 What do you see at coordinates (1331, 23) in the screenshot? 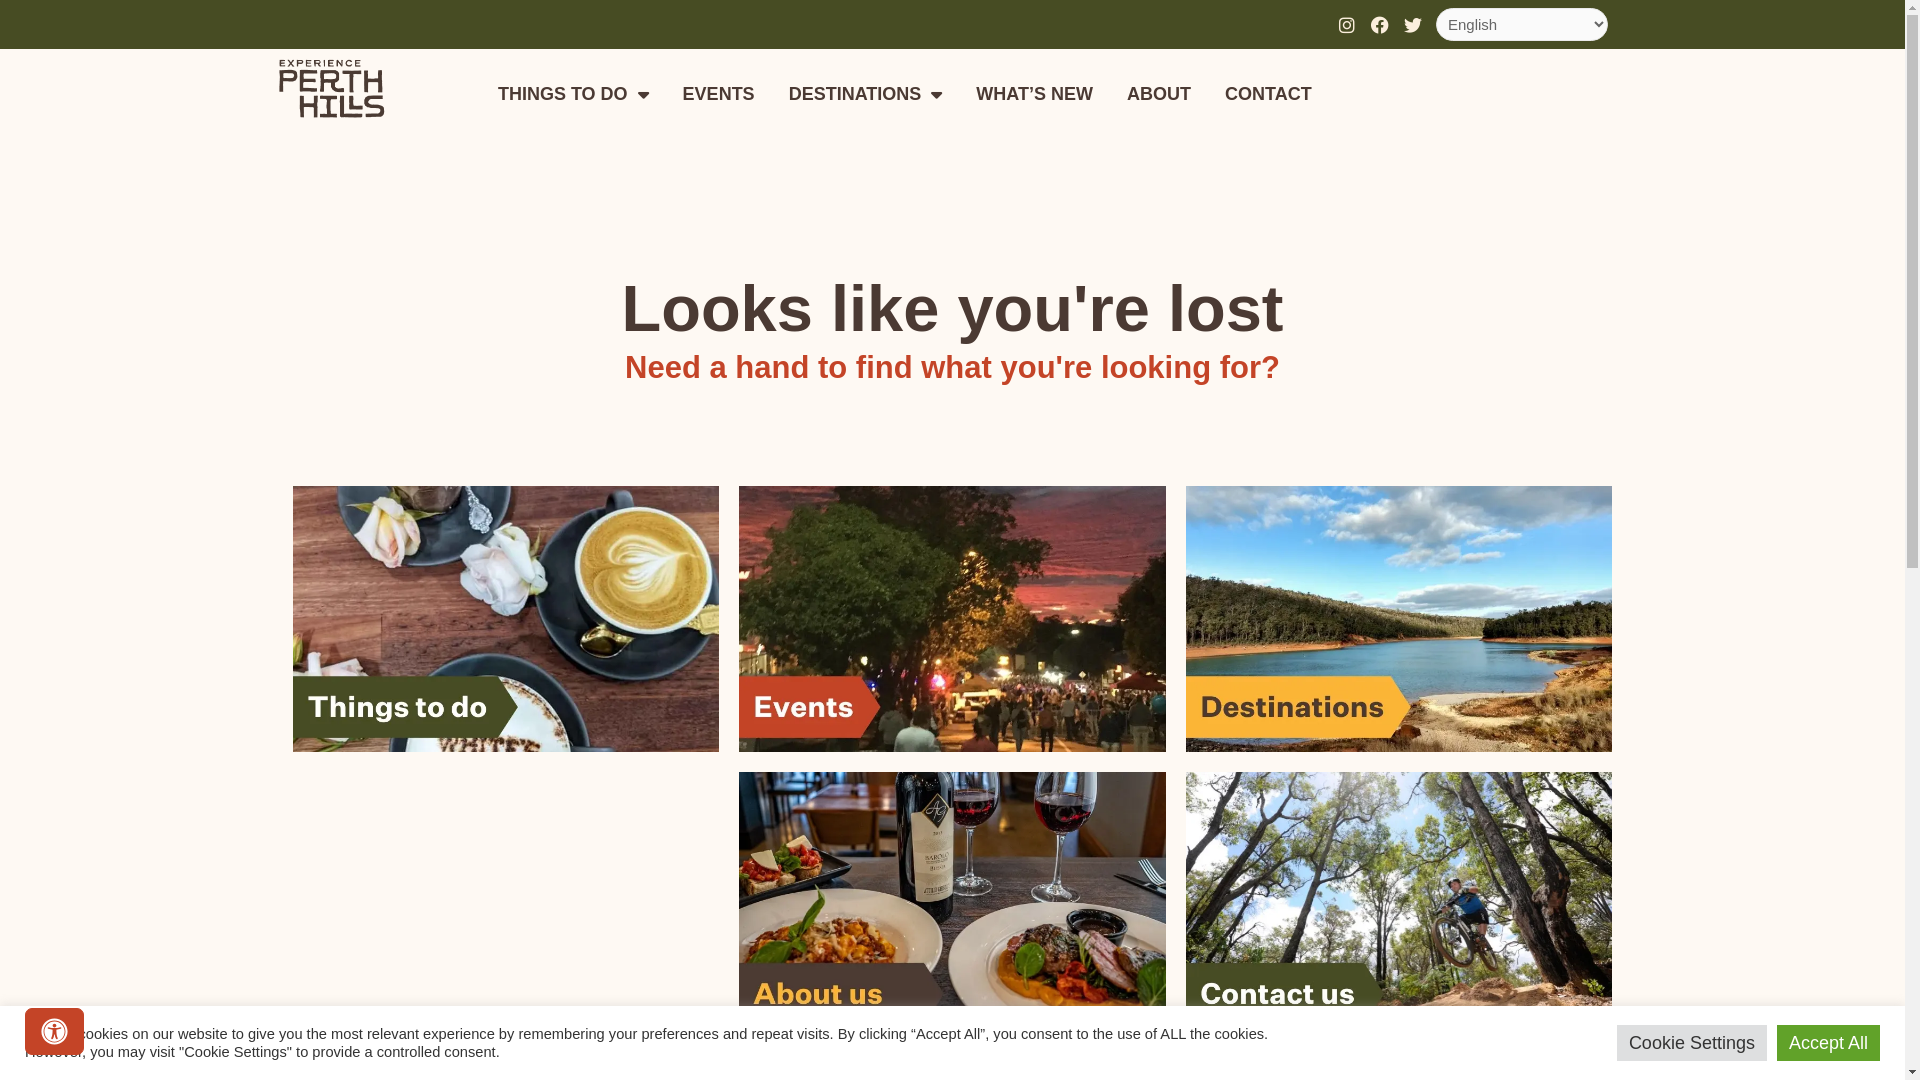
I see `'Instagram'` at bounding box center [1331, 23].